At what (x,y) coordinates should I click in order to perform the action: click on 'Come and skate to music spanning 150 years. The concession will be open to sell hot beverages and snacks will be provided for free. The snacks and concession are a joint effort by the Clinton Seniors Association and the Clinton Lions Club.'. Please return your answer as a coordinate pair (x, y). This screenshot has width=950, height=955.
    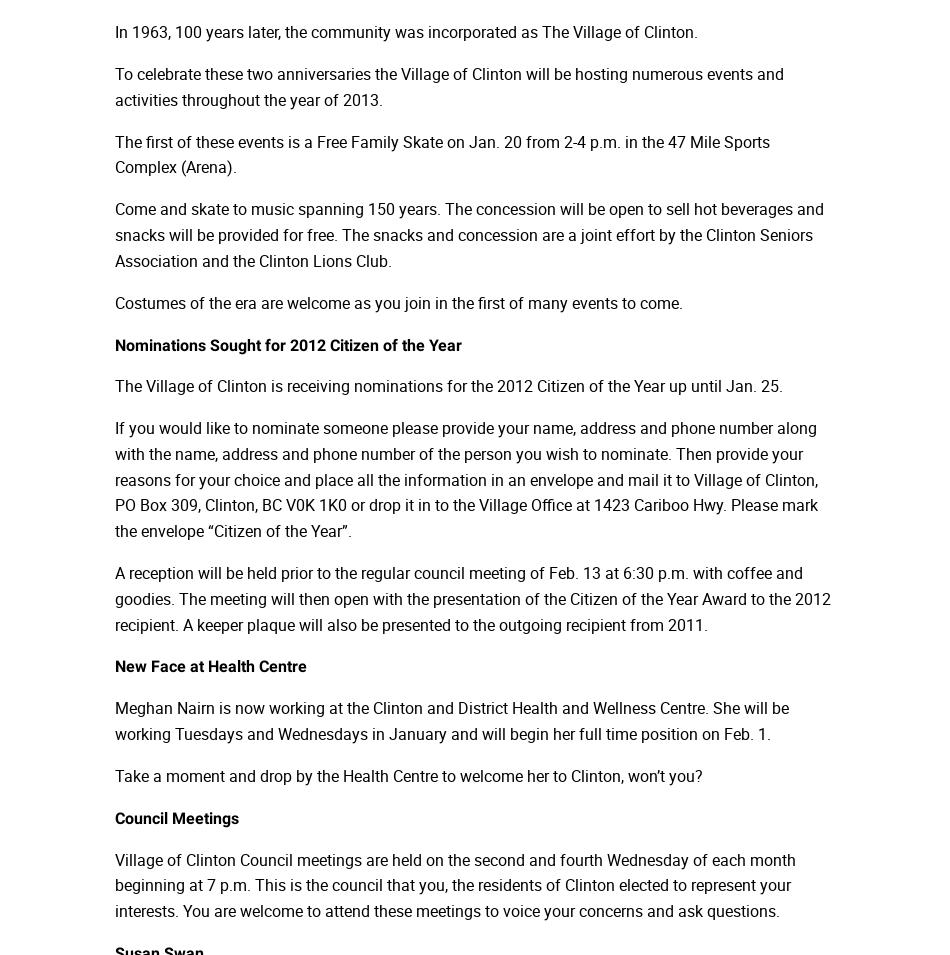
    Looking at the image, I should click on (468, 234).